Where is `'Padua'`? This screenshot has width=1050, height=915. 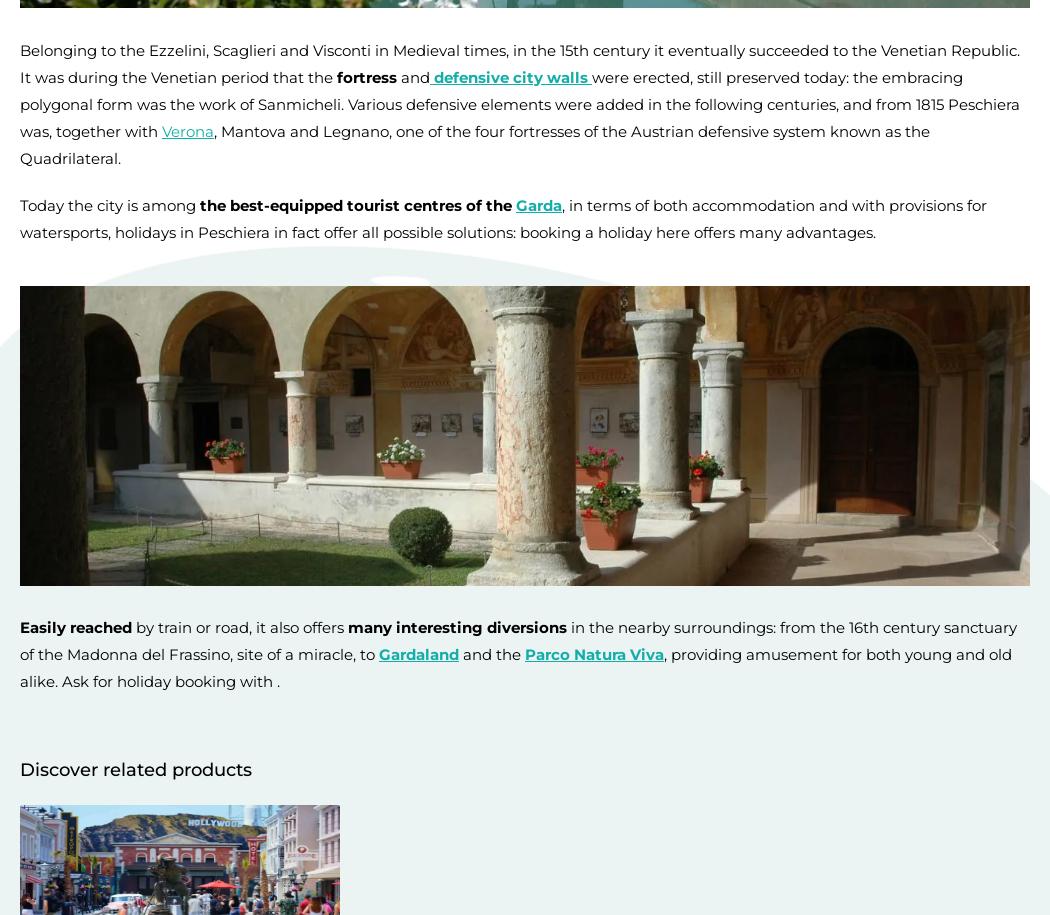
'Padua' is located at coordinates (761, 63).